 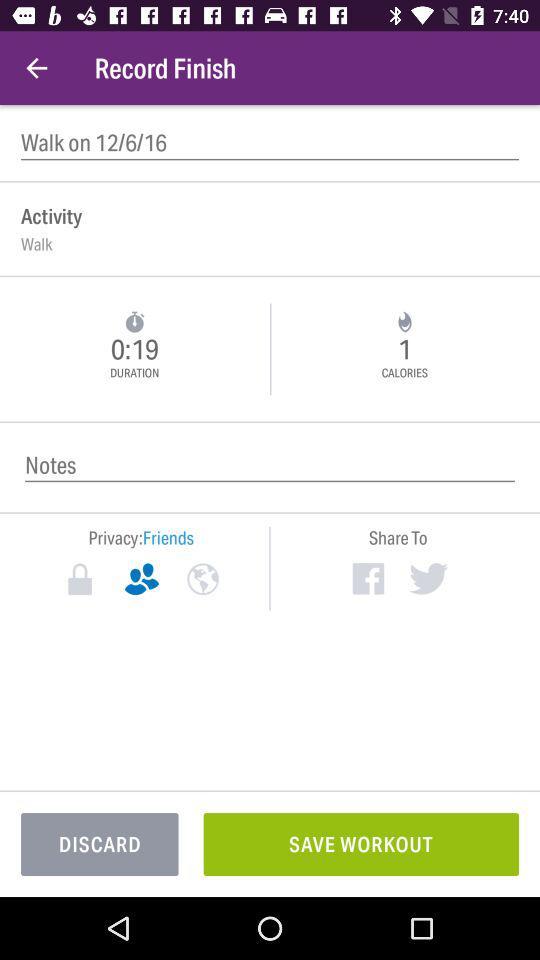 What do you see at coordinates (367, 578) in the screenshot?
I see `share to facebook` at bounding box center [367, 578].